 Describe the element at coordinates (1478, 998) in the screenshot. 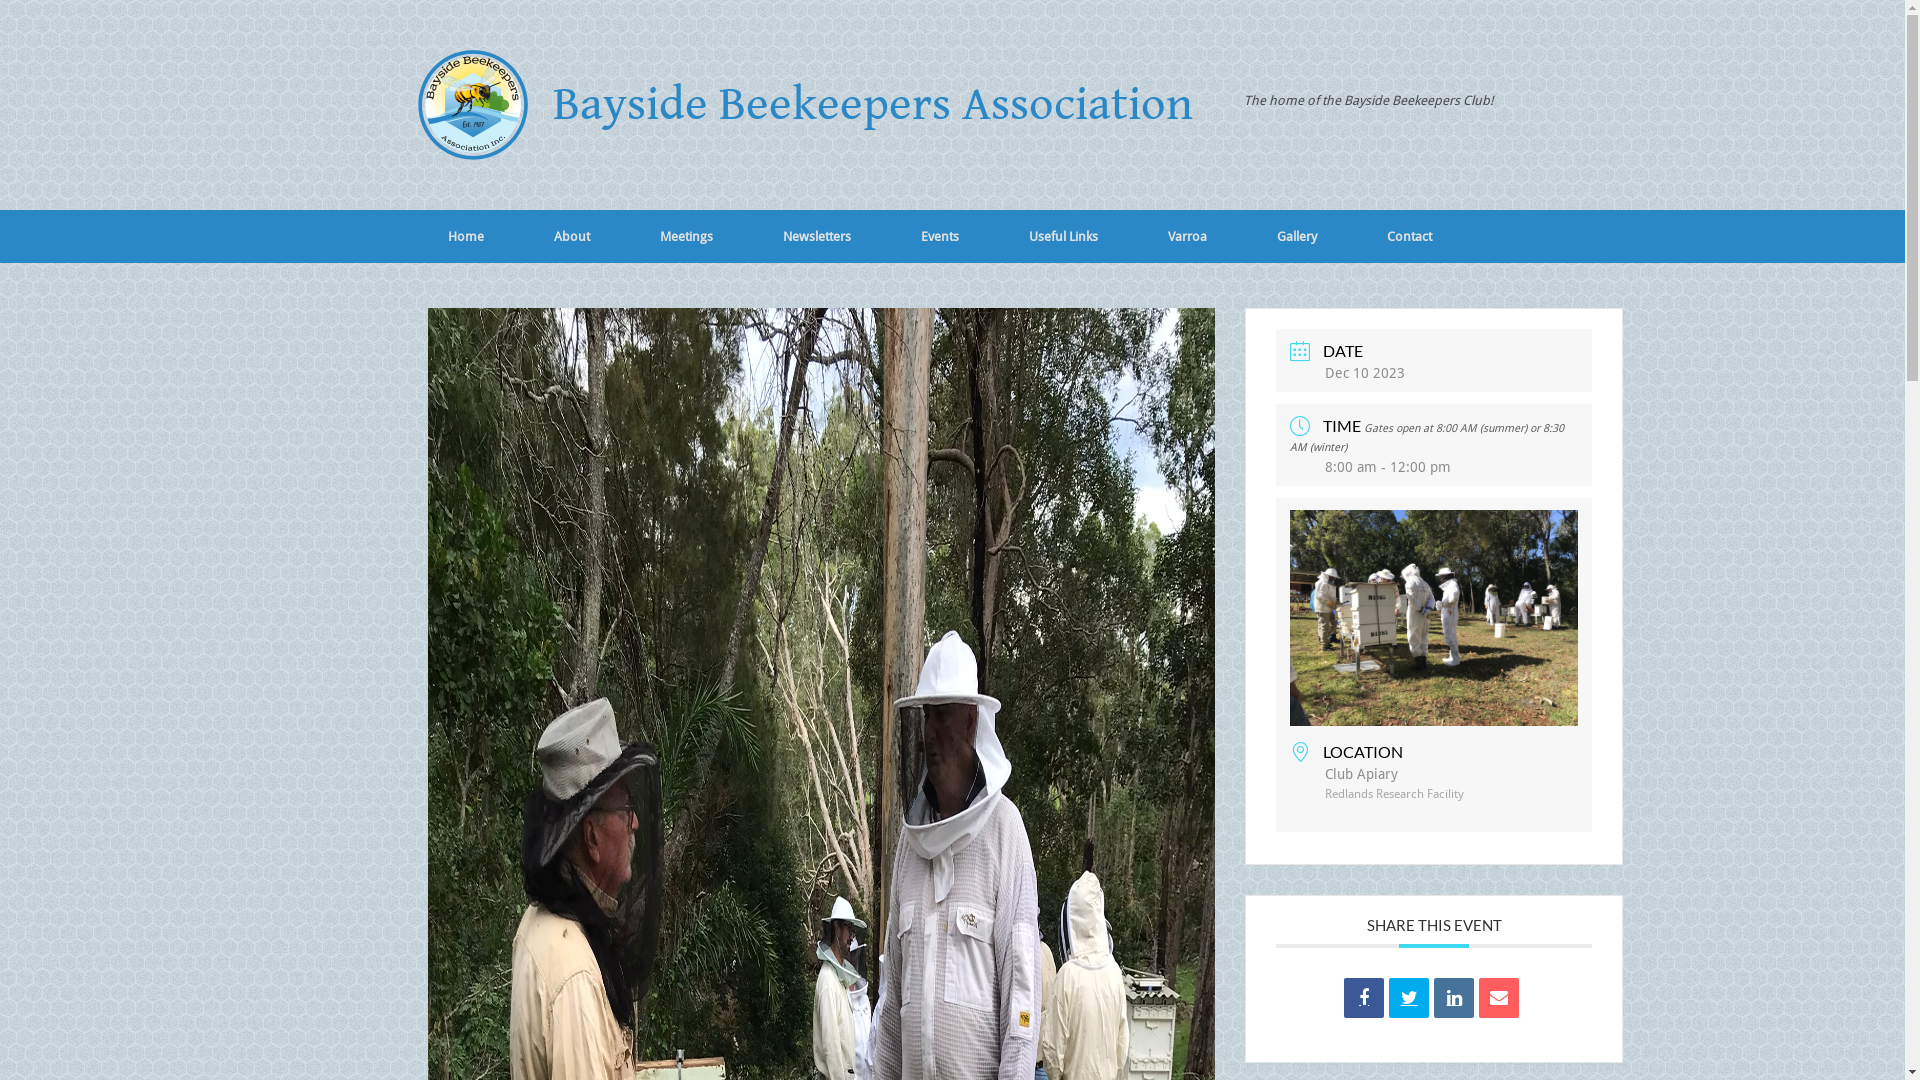

I see `'Email'` at that location.